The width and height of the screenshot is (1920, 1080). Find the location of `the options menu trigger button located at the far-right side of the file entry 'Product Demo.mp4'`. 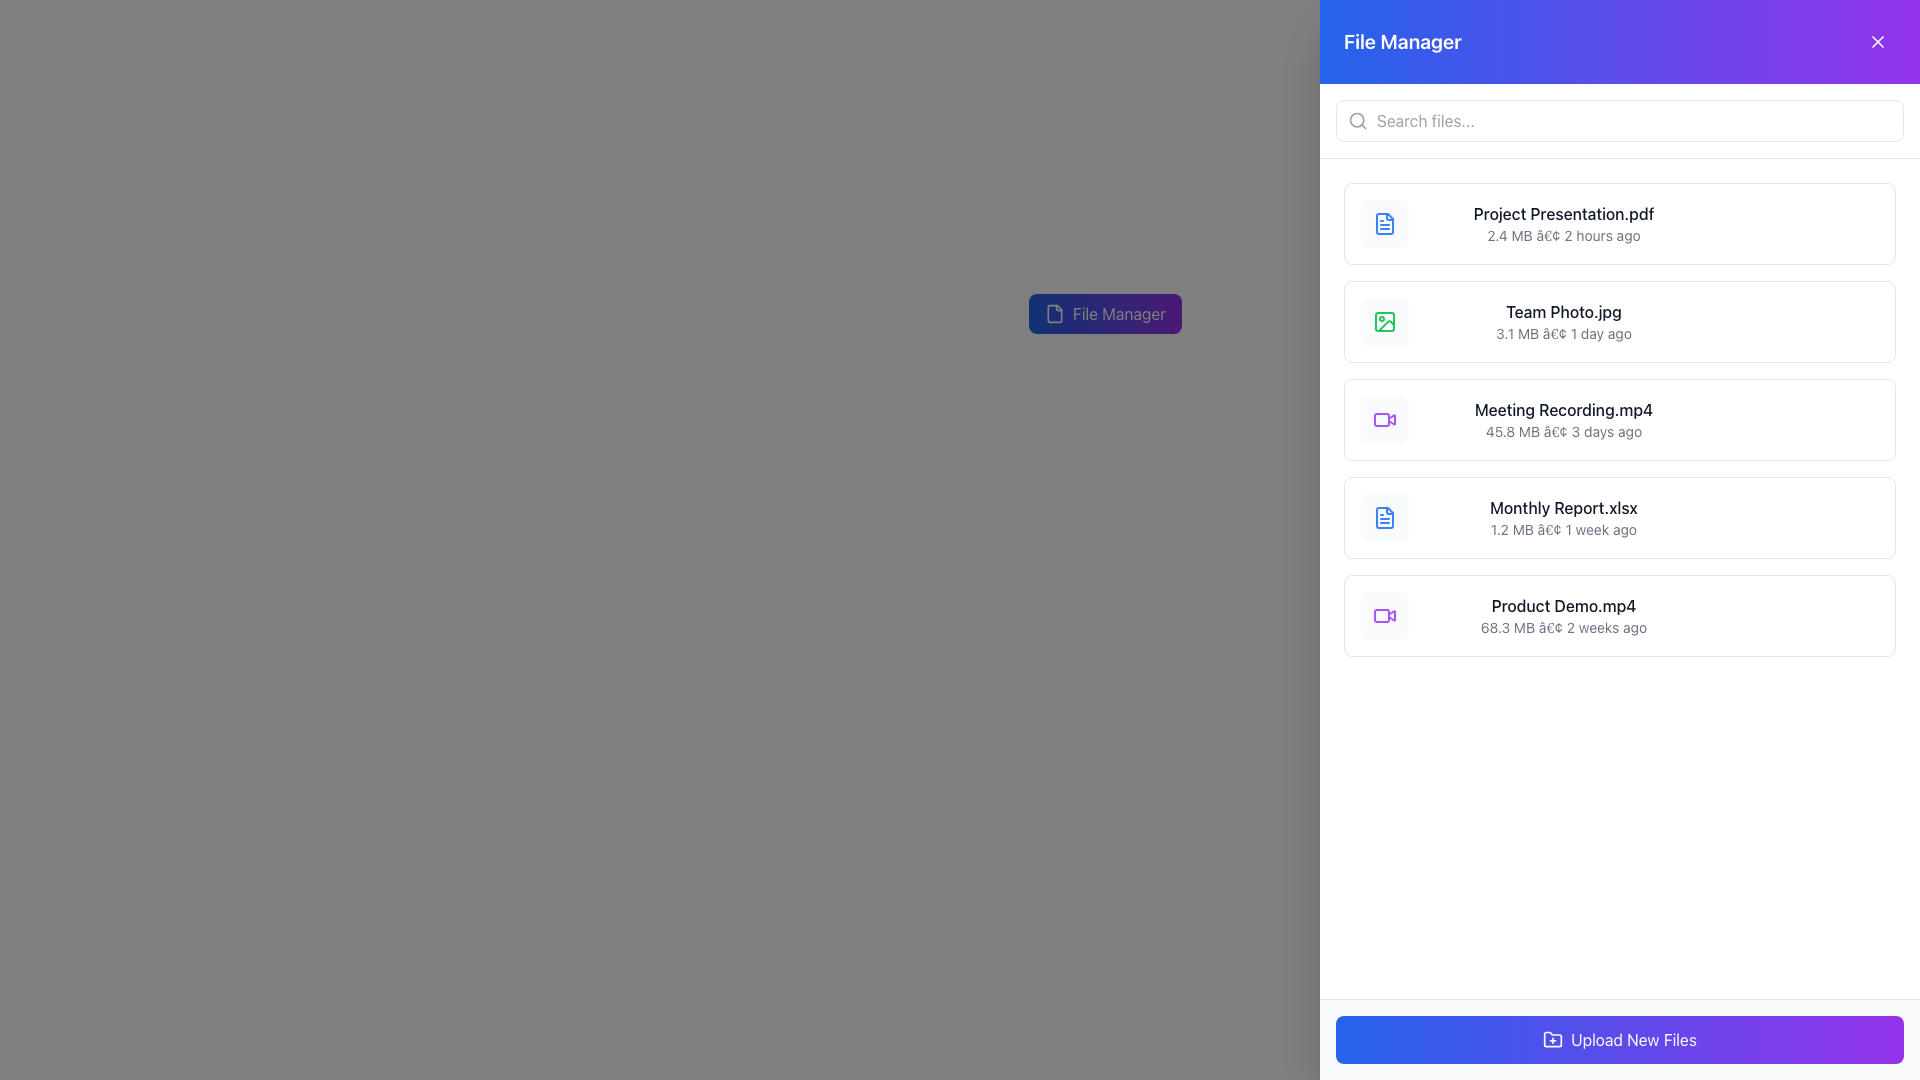

the options menu trigger button located at the far-right side of the file entry 'Product Demo.mp4' is located at coordinates (1861, 615).